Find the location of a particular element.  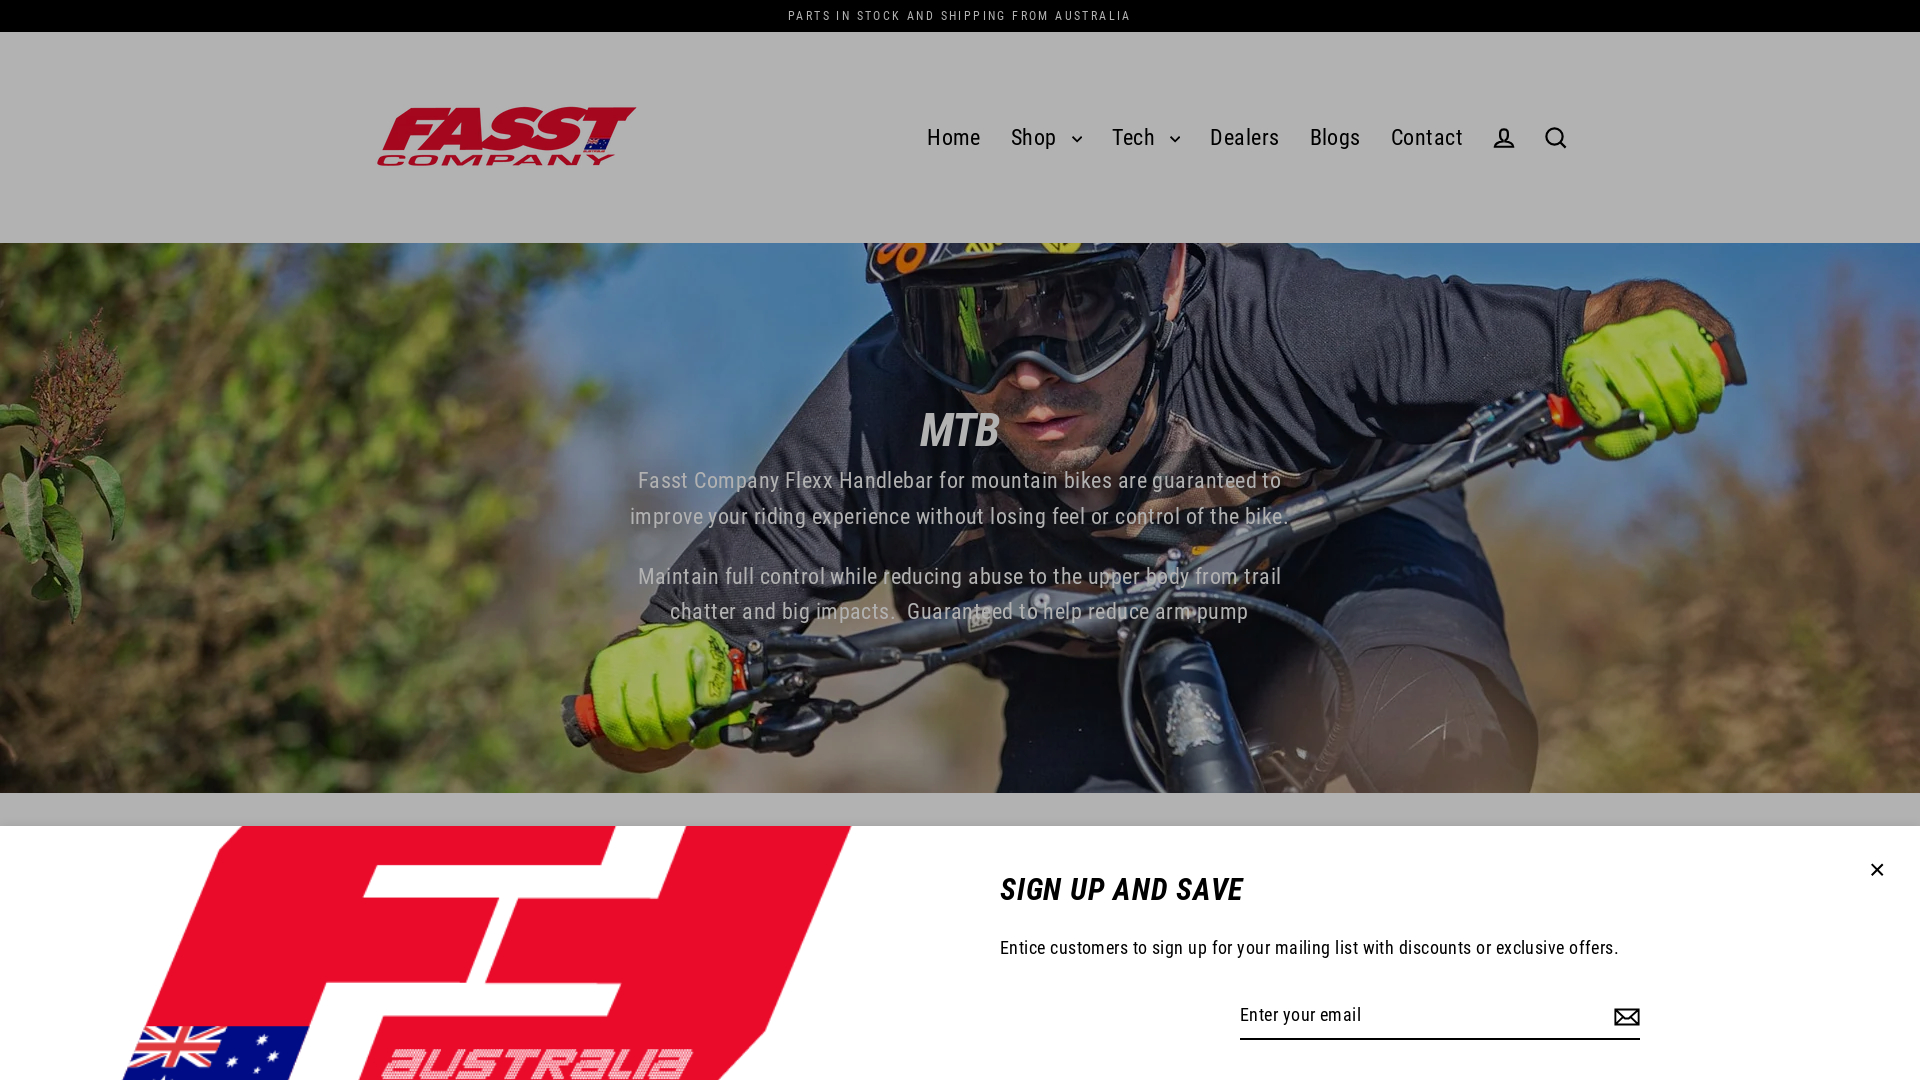

'Dealers' is located at coordinates (1243, 137).